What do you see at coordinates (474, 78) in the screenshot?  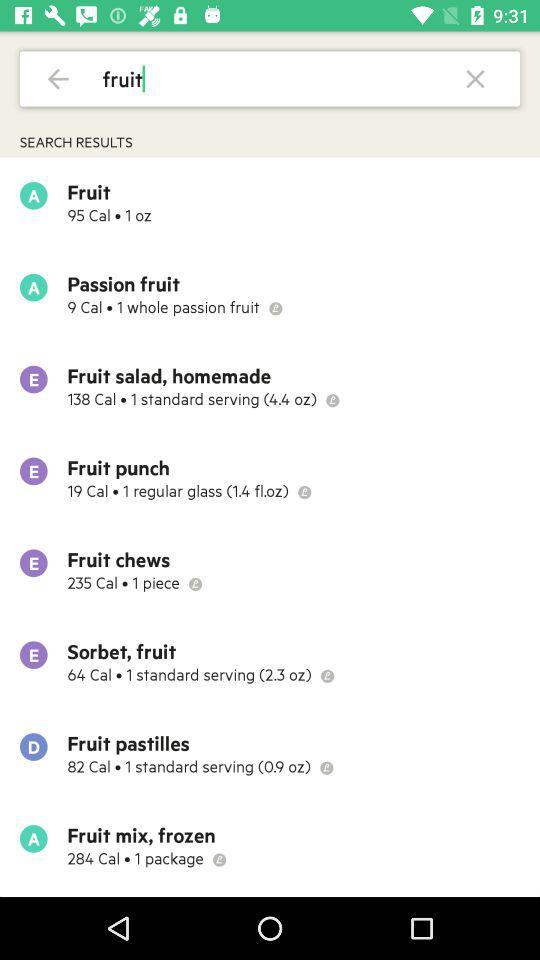 I see `the close icon` at bounding box center [474, 78].